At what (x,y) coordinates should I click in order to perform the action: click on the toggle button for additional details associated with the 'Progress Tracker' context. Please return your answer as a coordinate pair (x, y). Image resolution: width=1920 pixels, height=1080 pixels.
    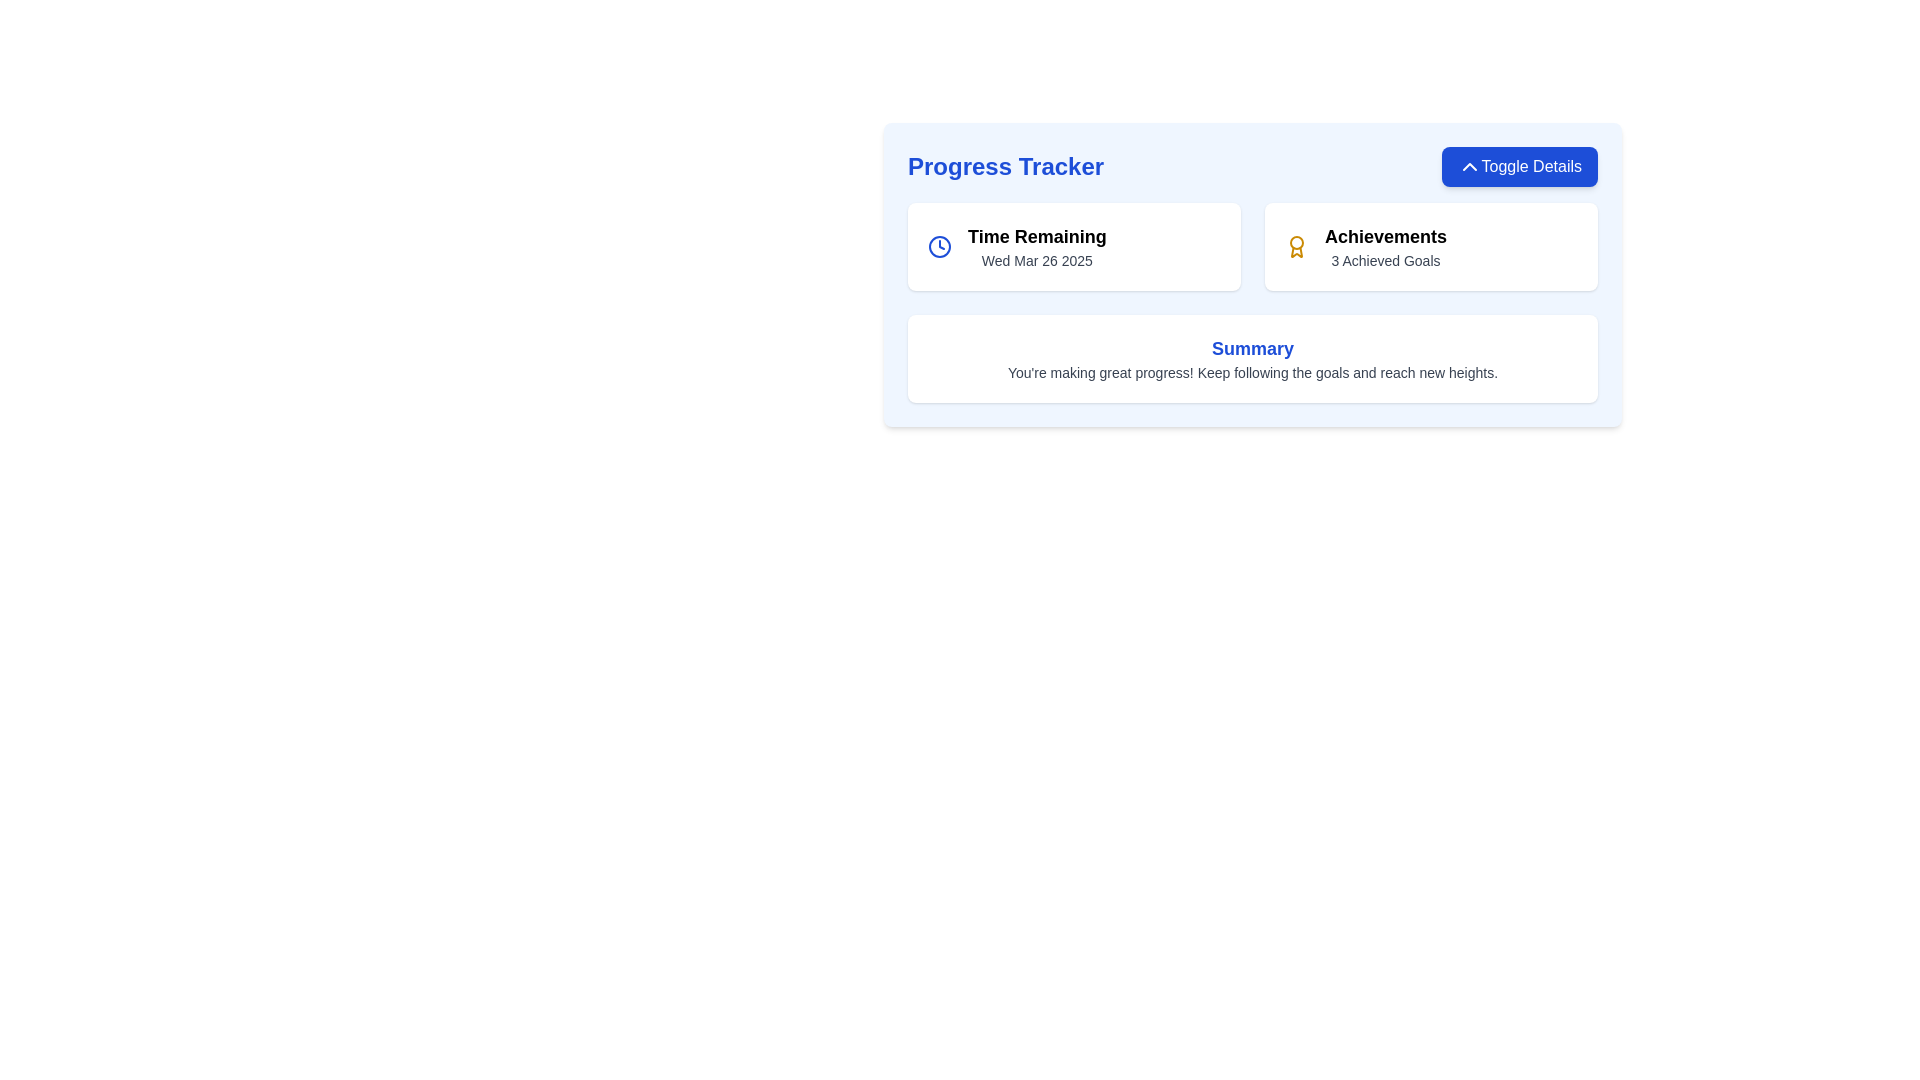
    Looking at the image, I should click on (1519, 165).